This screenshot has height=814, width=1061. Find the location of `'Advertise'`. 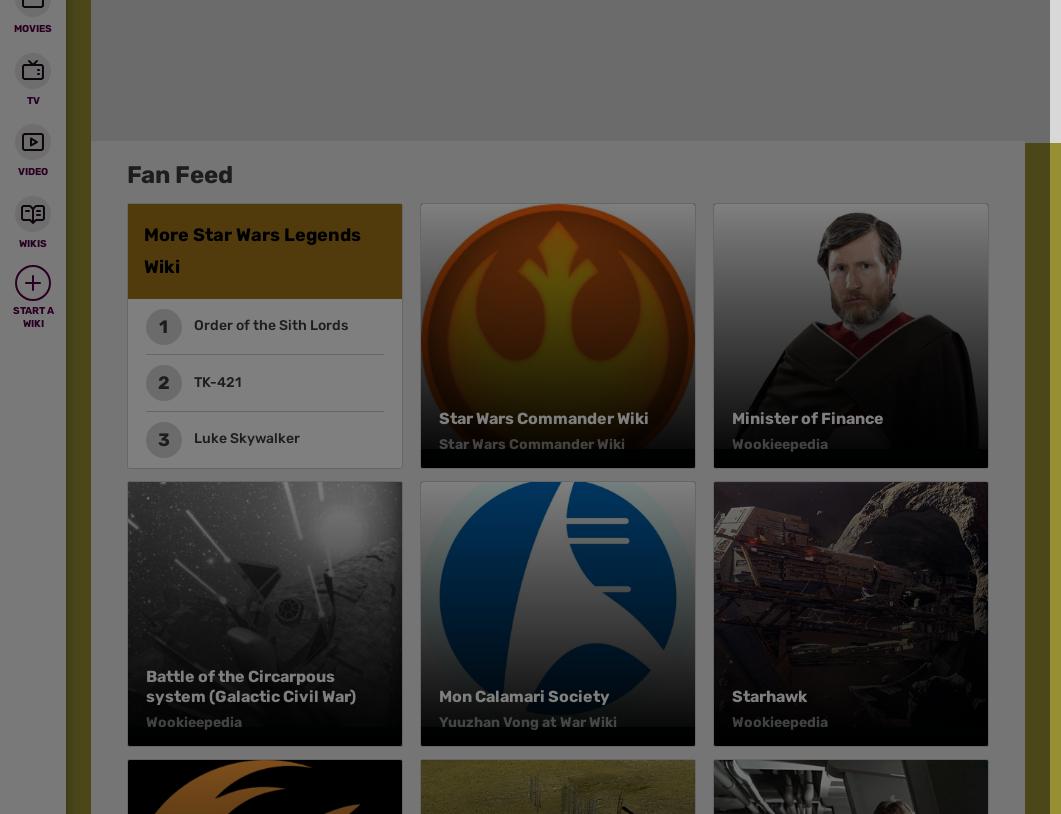

'Advertise' is located at coordinates (601, 180).